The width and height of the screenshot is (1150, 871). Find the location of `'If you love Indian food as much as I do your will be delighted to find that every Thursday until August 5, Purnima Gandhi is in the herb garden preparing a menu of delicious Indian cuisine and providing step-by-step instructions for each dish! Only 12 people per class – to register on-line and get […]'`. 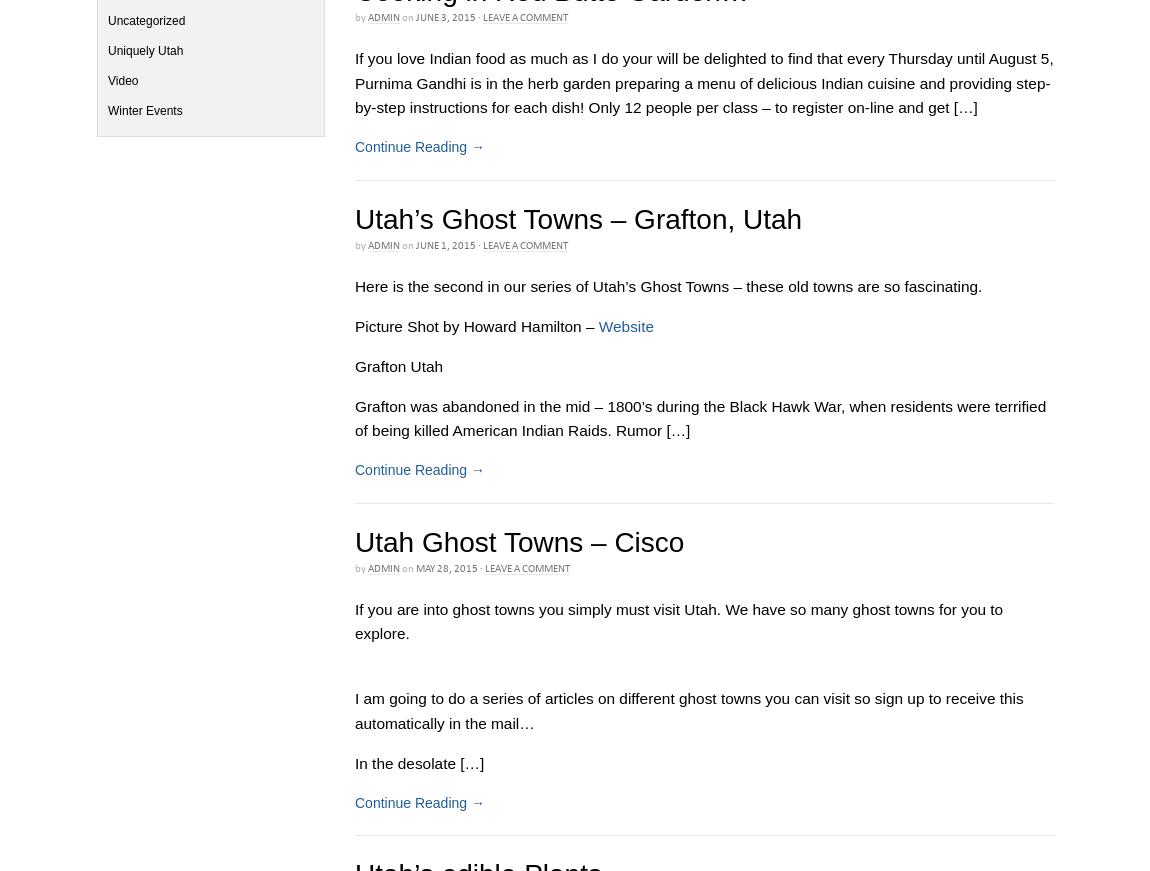

'If you love Indian food as much as I do your will be delighted to find that every Thursday until August 5, Purnima Gandhi is in the herb garden preparing a menu of delicious Indian cuisine and providing step-by-step instructions for each dish! Only 12 people per class – to register on-line and get […]' is located at coordinates (703, 82).